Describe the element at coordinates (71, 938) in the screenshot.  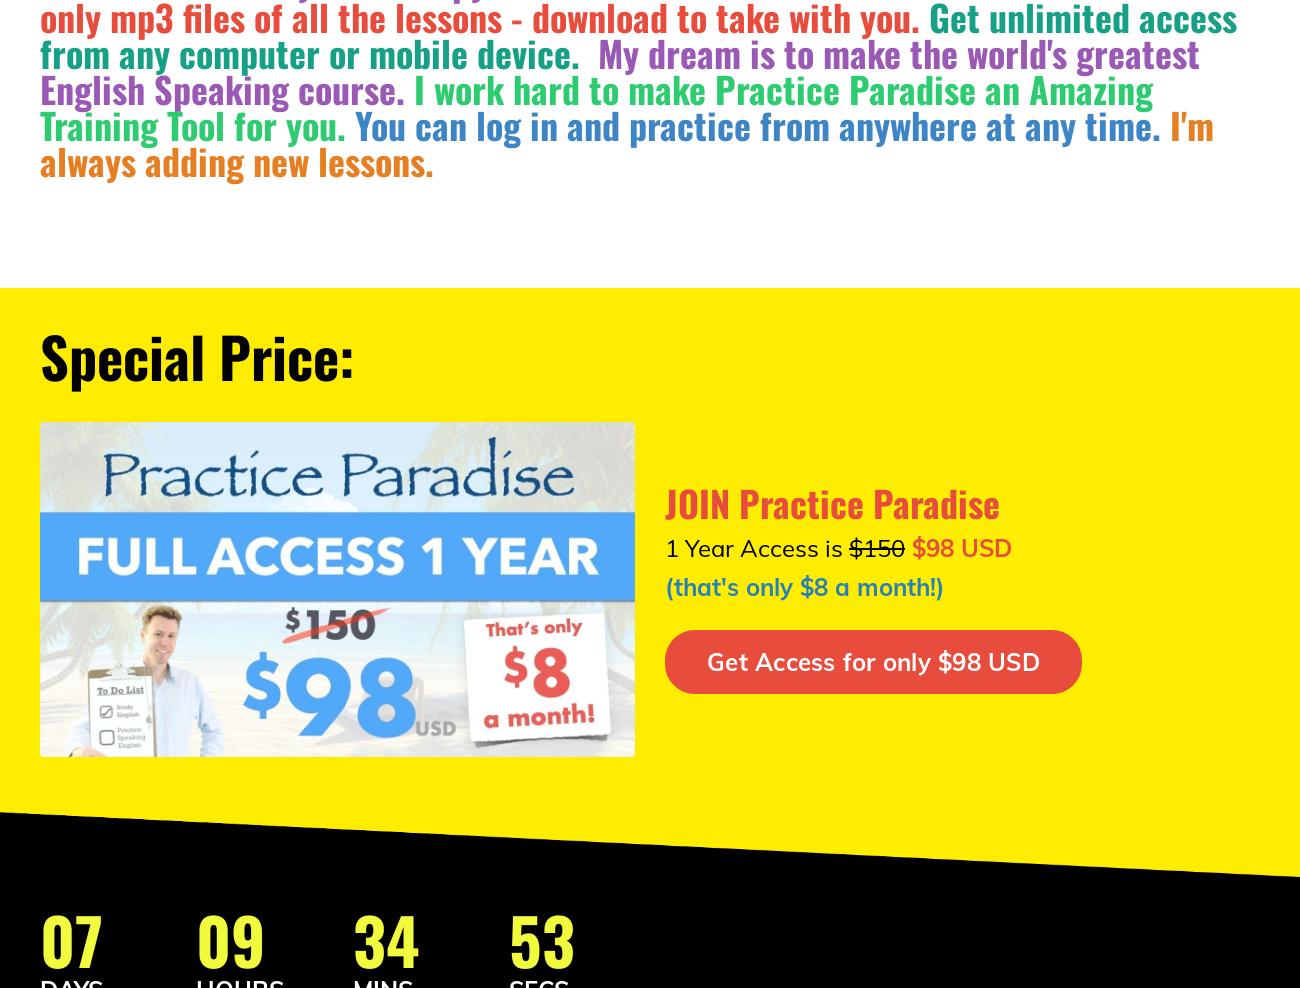
I see `'07'` at that location.